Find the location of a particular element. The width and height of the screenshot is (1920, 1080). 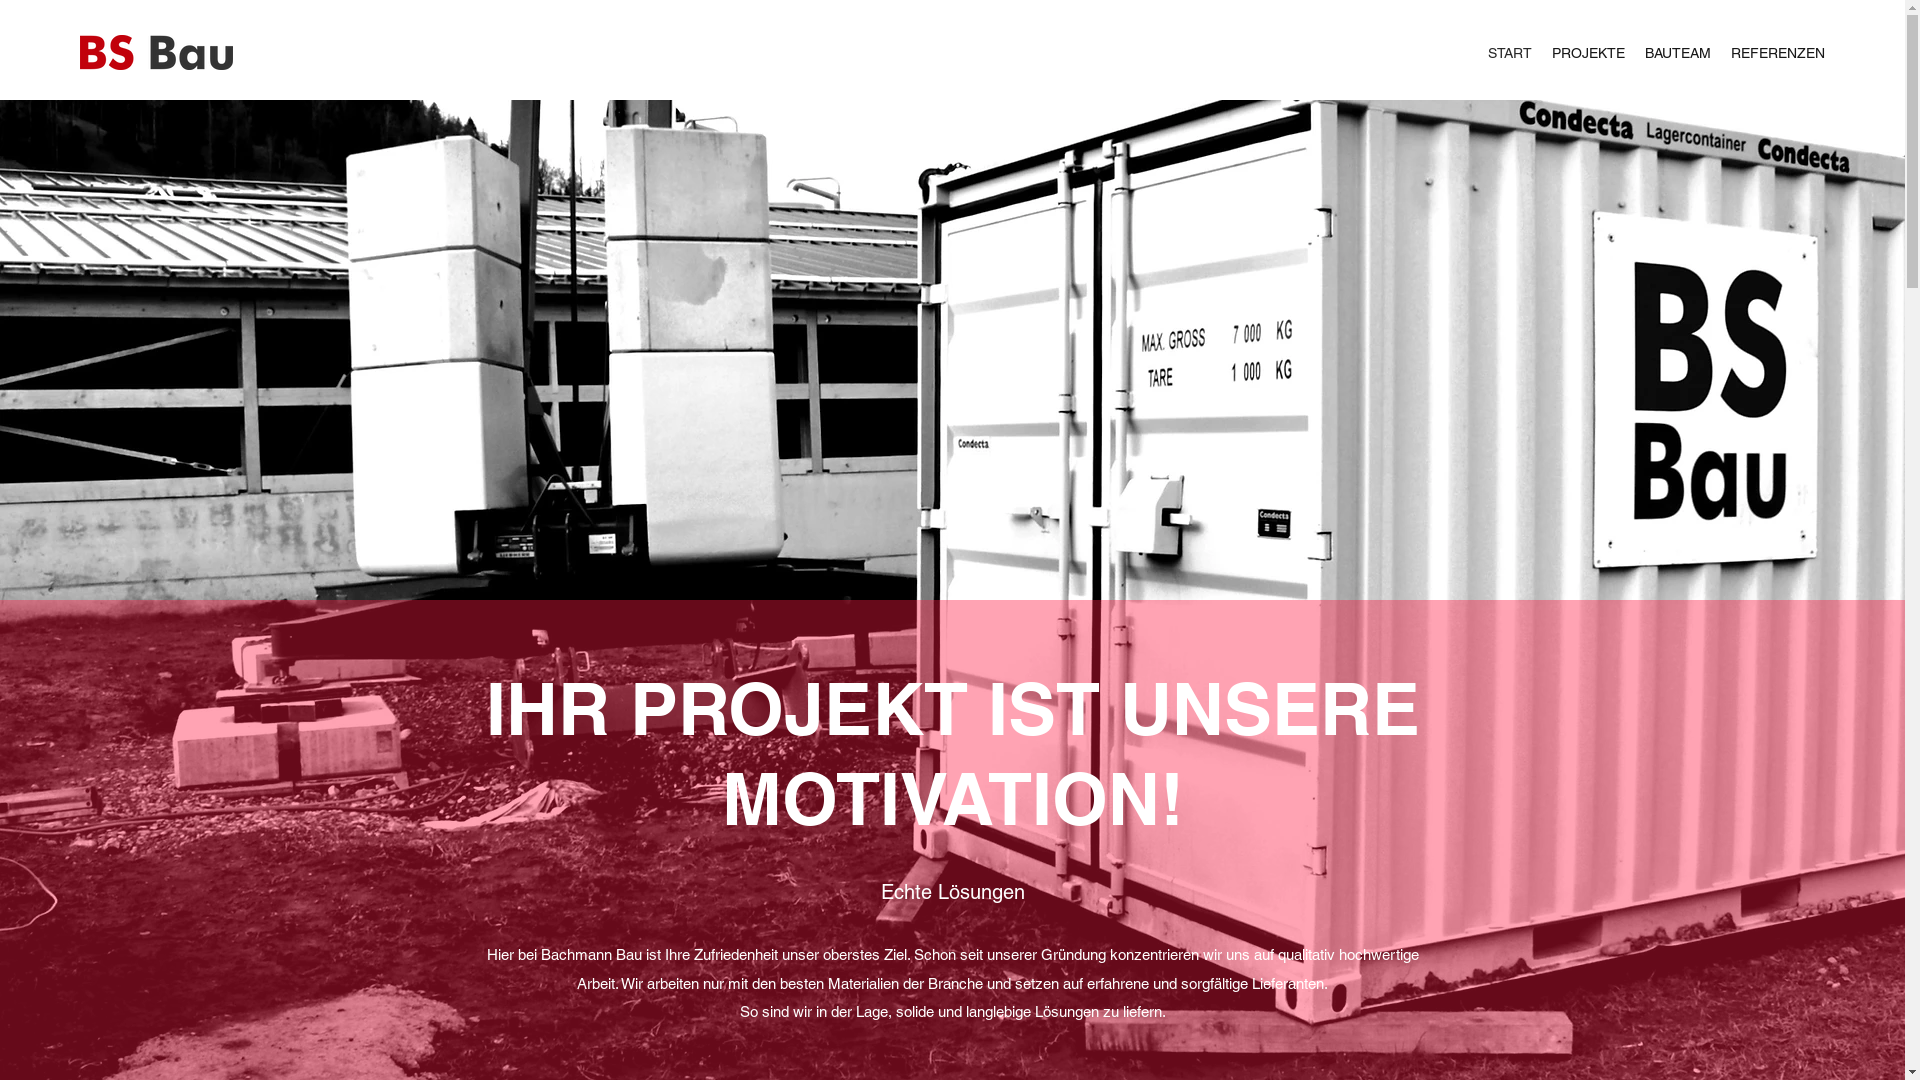

'PROJEKTE' is located at coordinates (1587, 52).